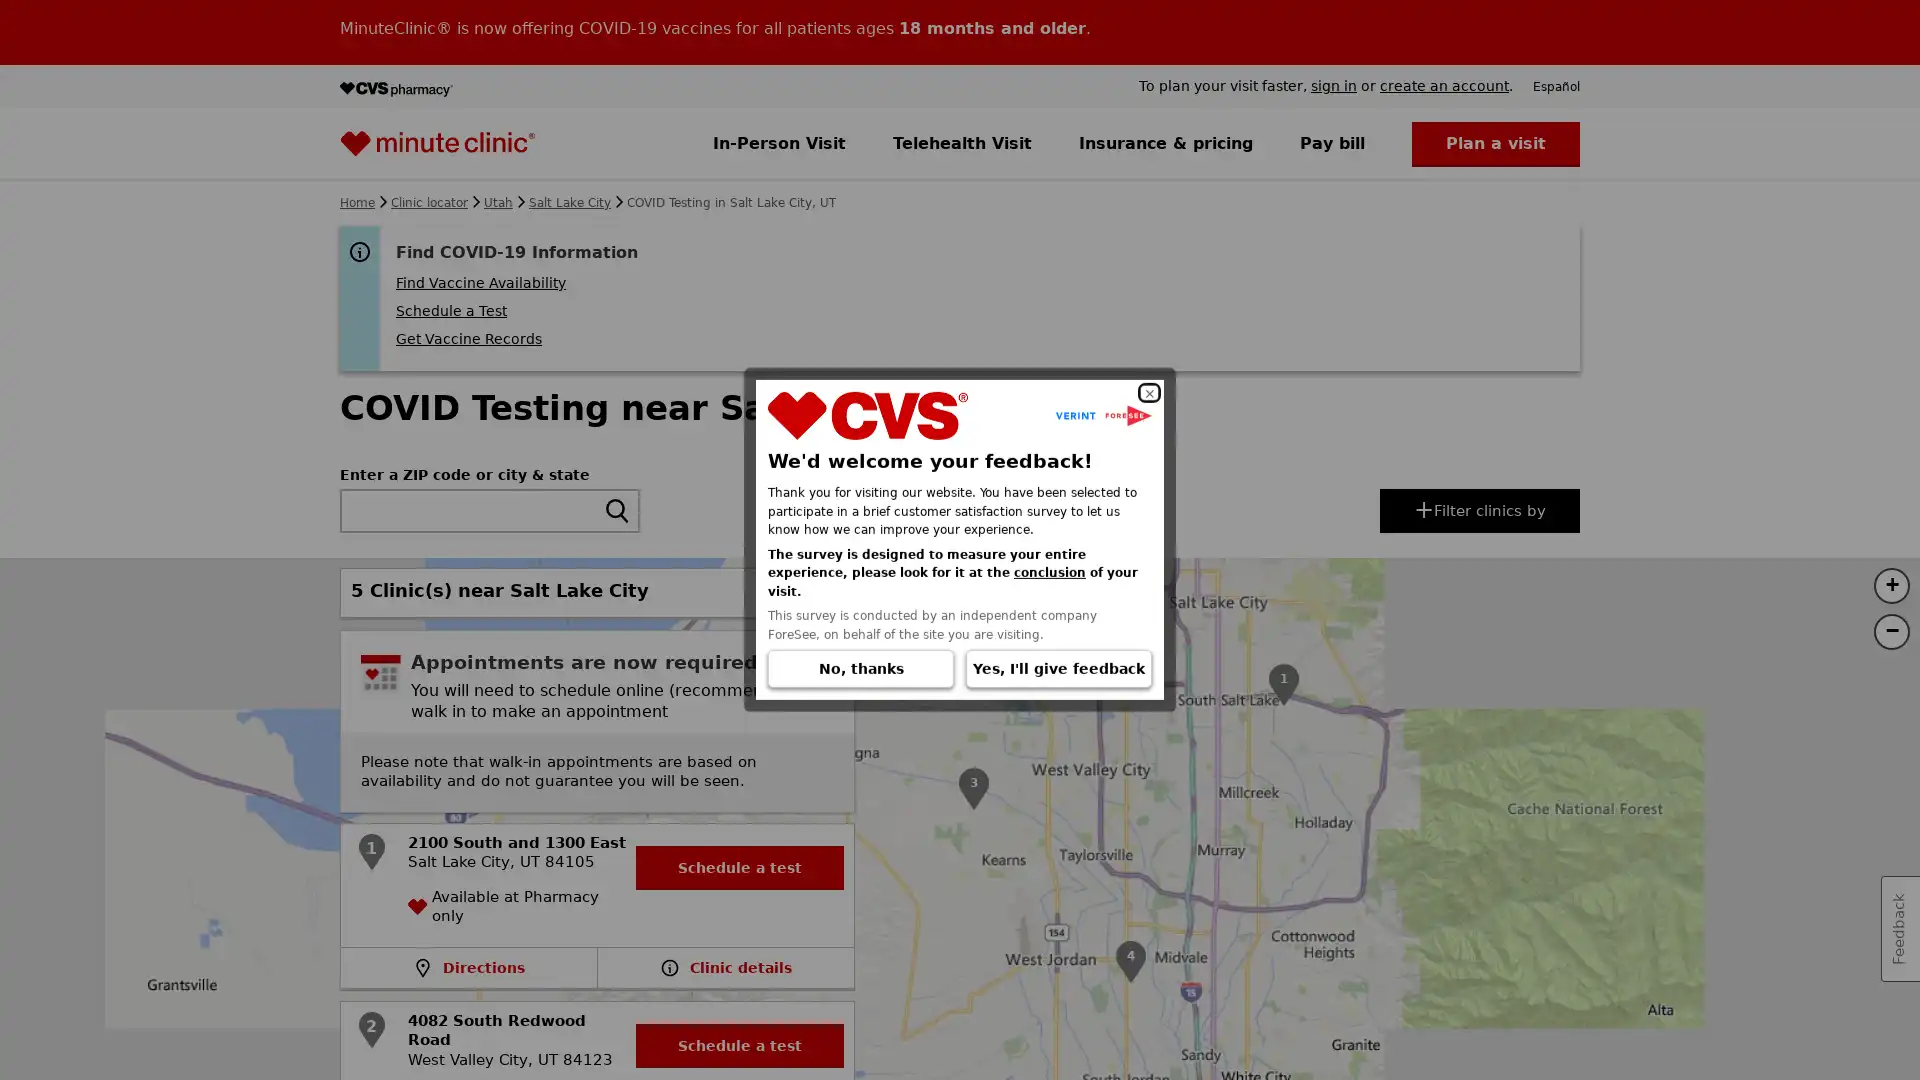 Image resolution: width=1920 pixels, height=1080 pixels. Describe the element at coordinates (860, 668) in the screenshot. I see `No, thanks` at that location.